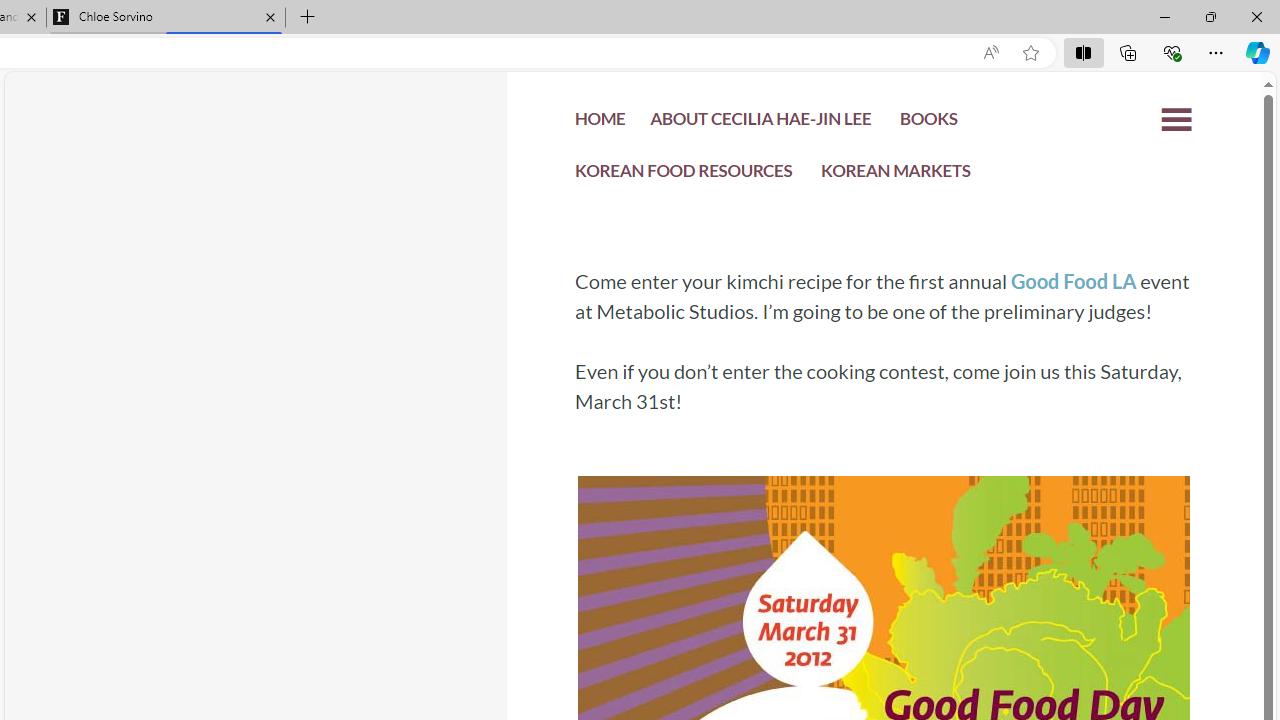 Image resolution: width=1280 pixels, height=720 pixels. Describe the element at coordinates (1128, 51) in the screenshot. I see `'Collections'` at that location.